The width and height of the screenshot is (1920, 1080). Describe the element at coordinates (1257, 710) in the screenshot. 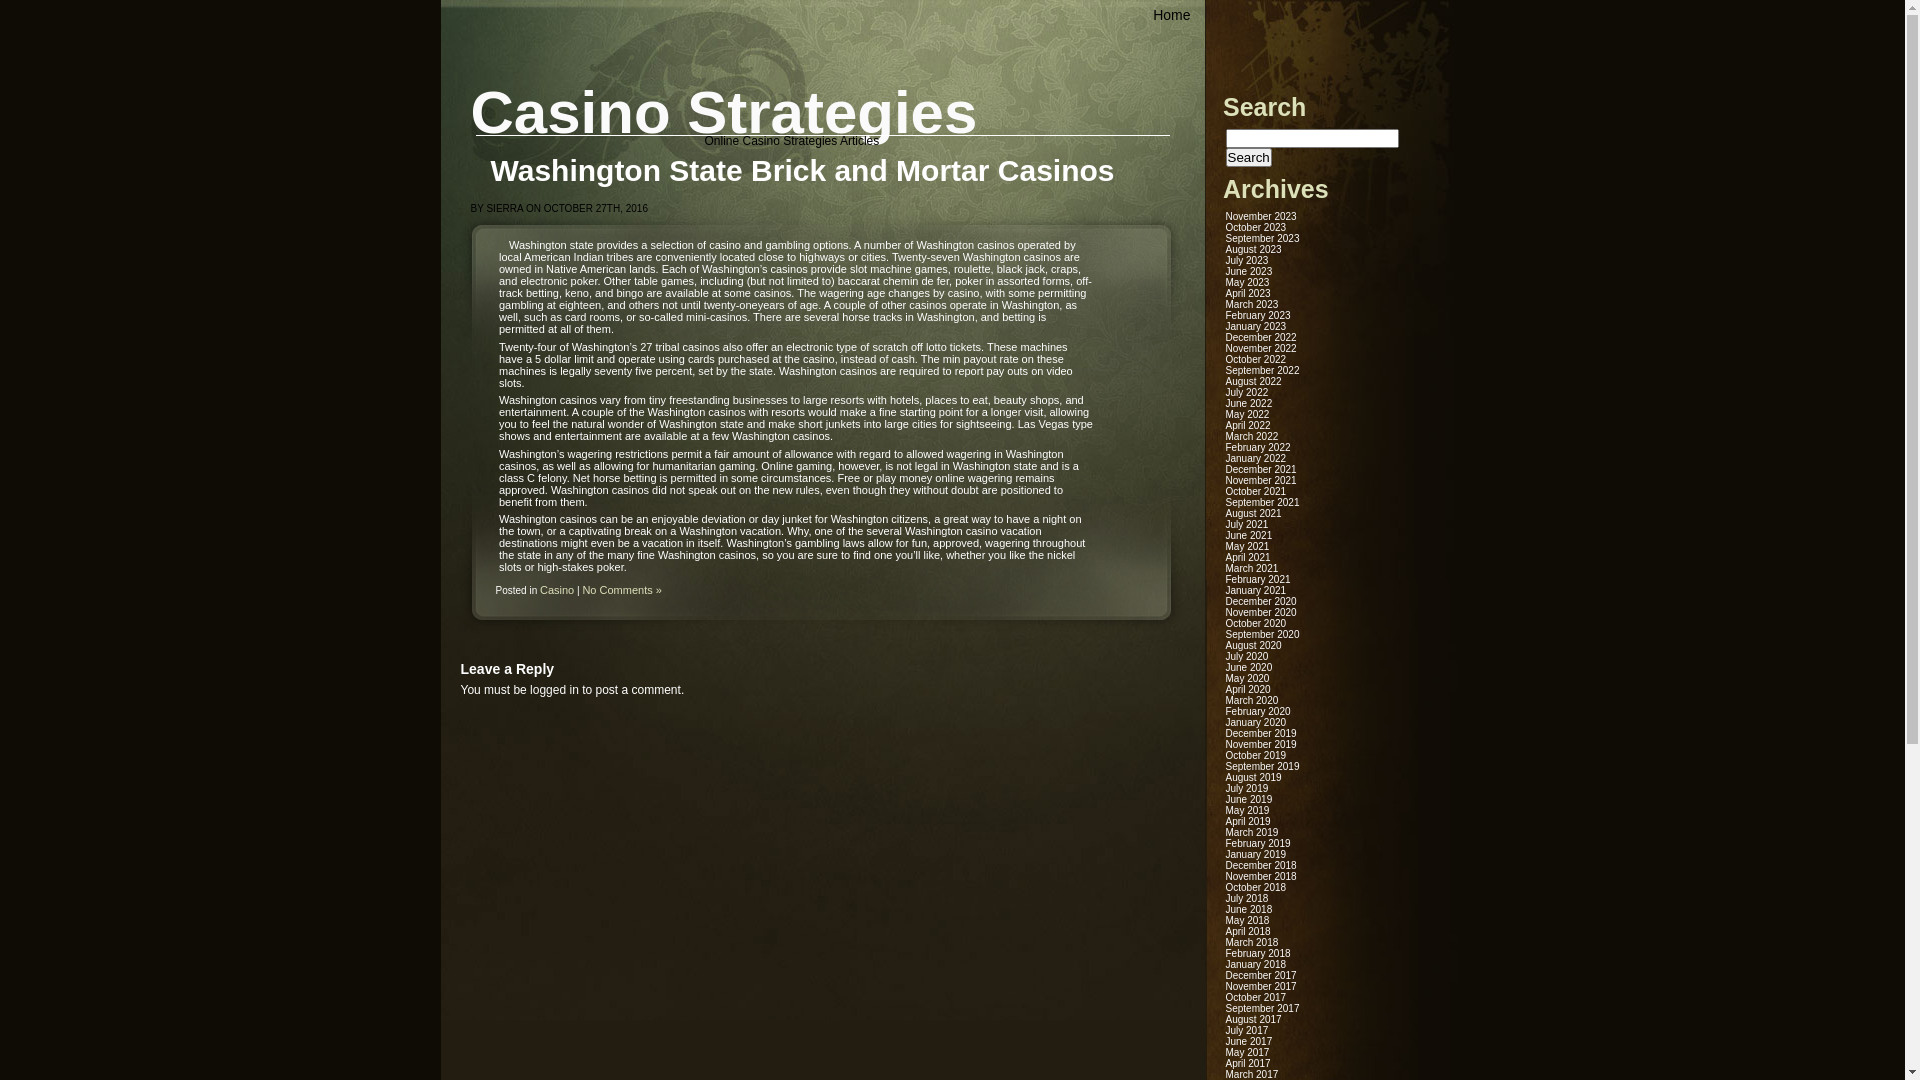

I see `'February 2020'` at that location.